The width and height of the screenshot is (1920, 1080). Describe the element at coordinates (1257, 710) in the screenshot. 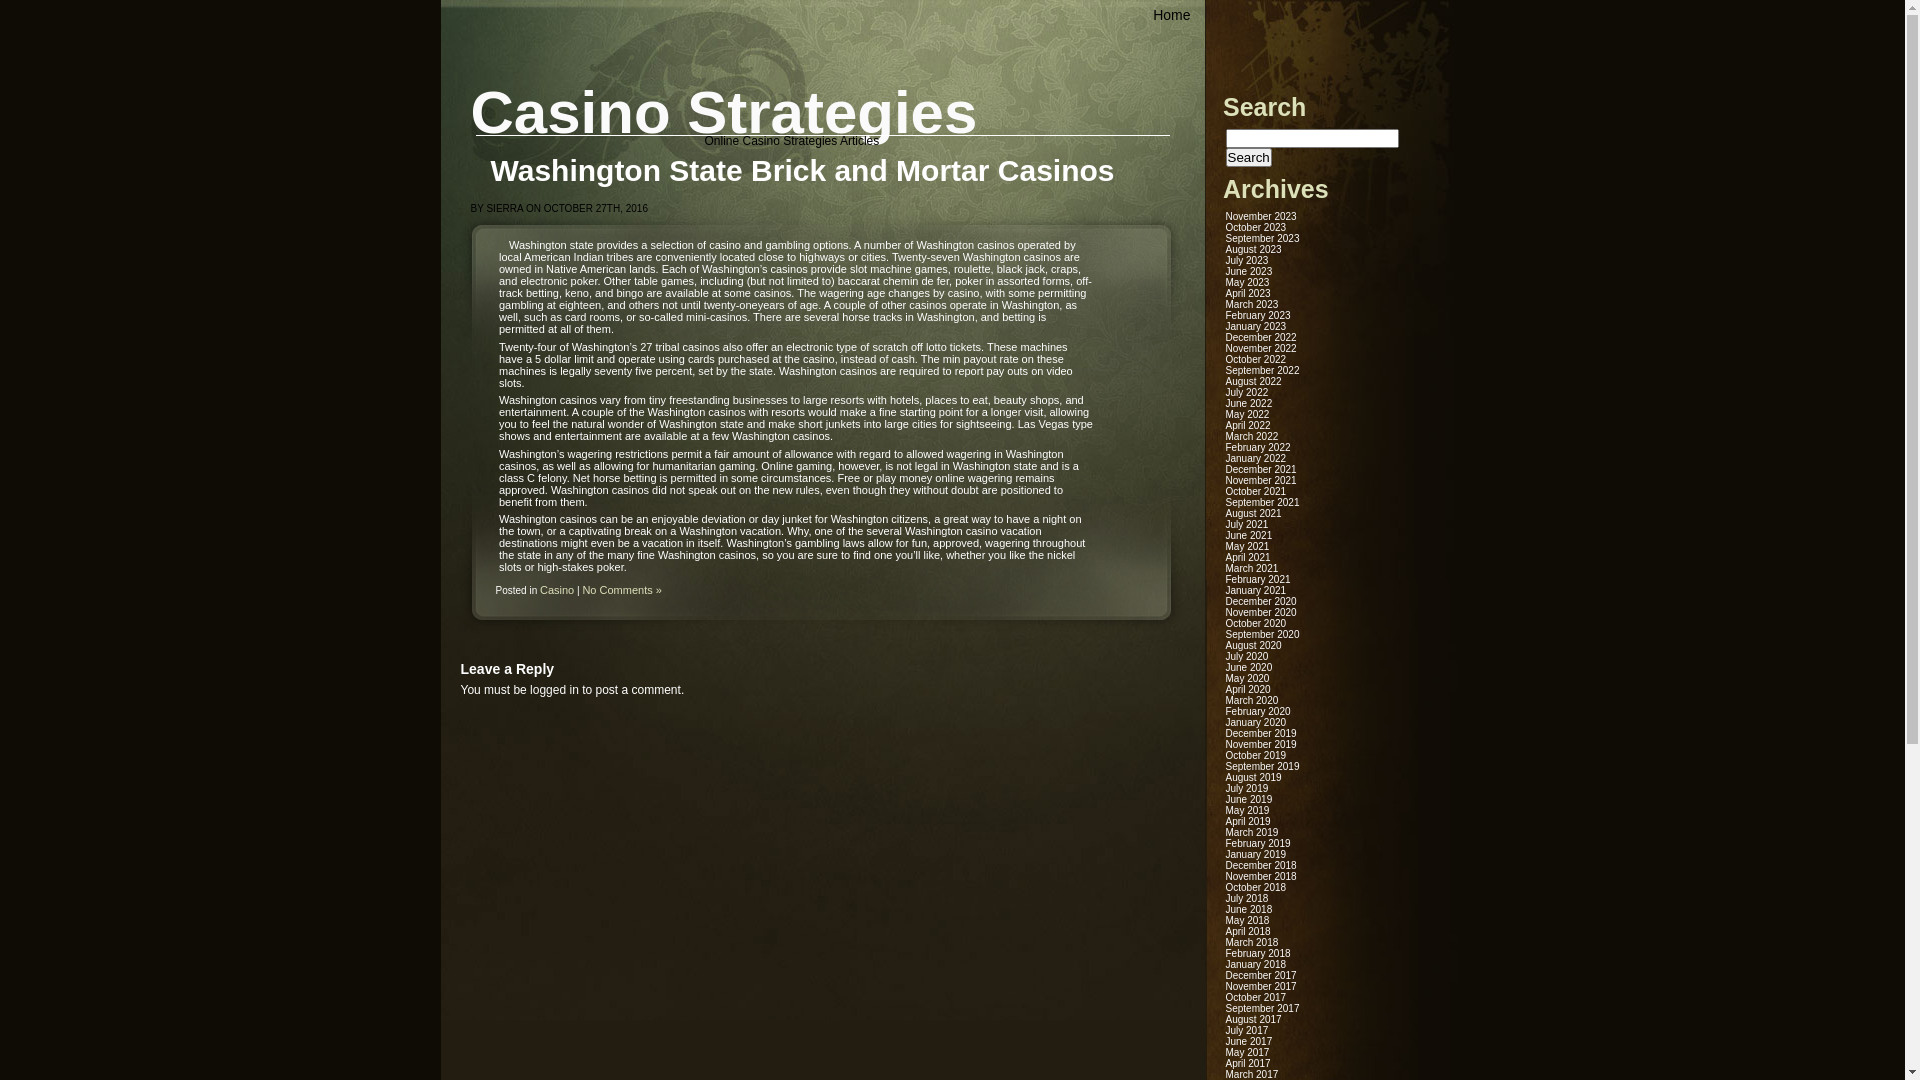

I see `'February 2020'` at that location.